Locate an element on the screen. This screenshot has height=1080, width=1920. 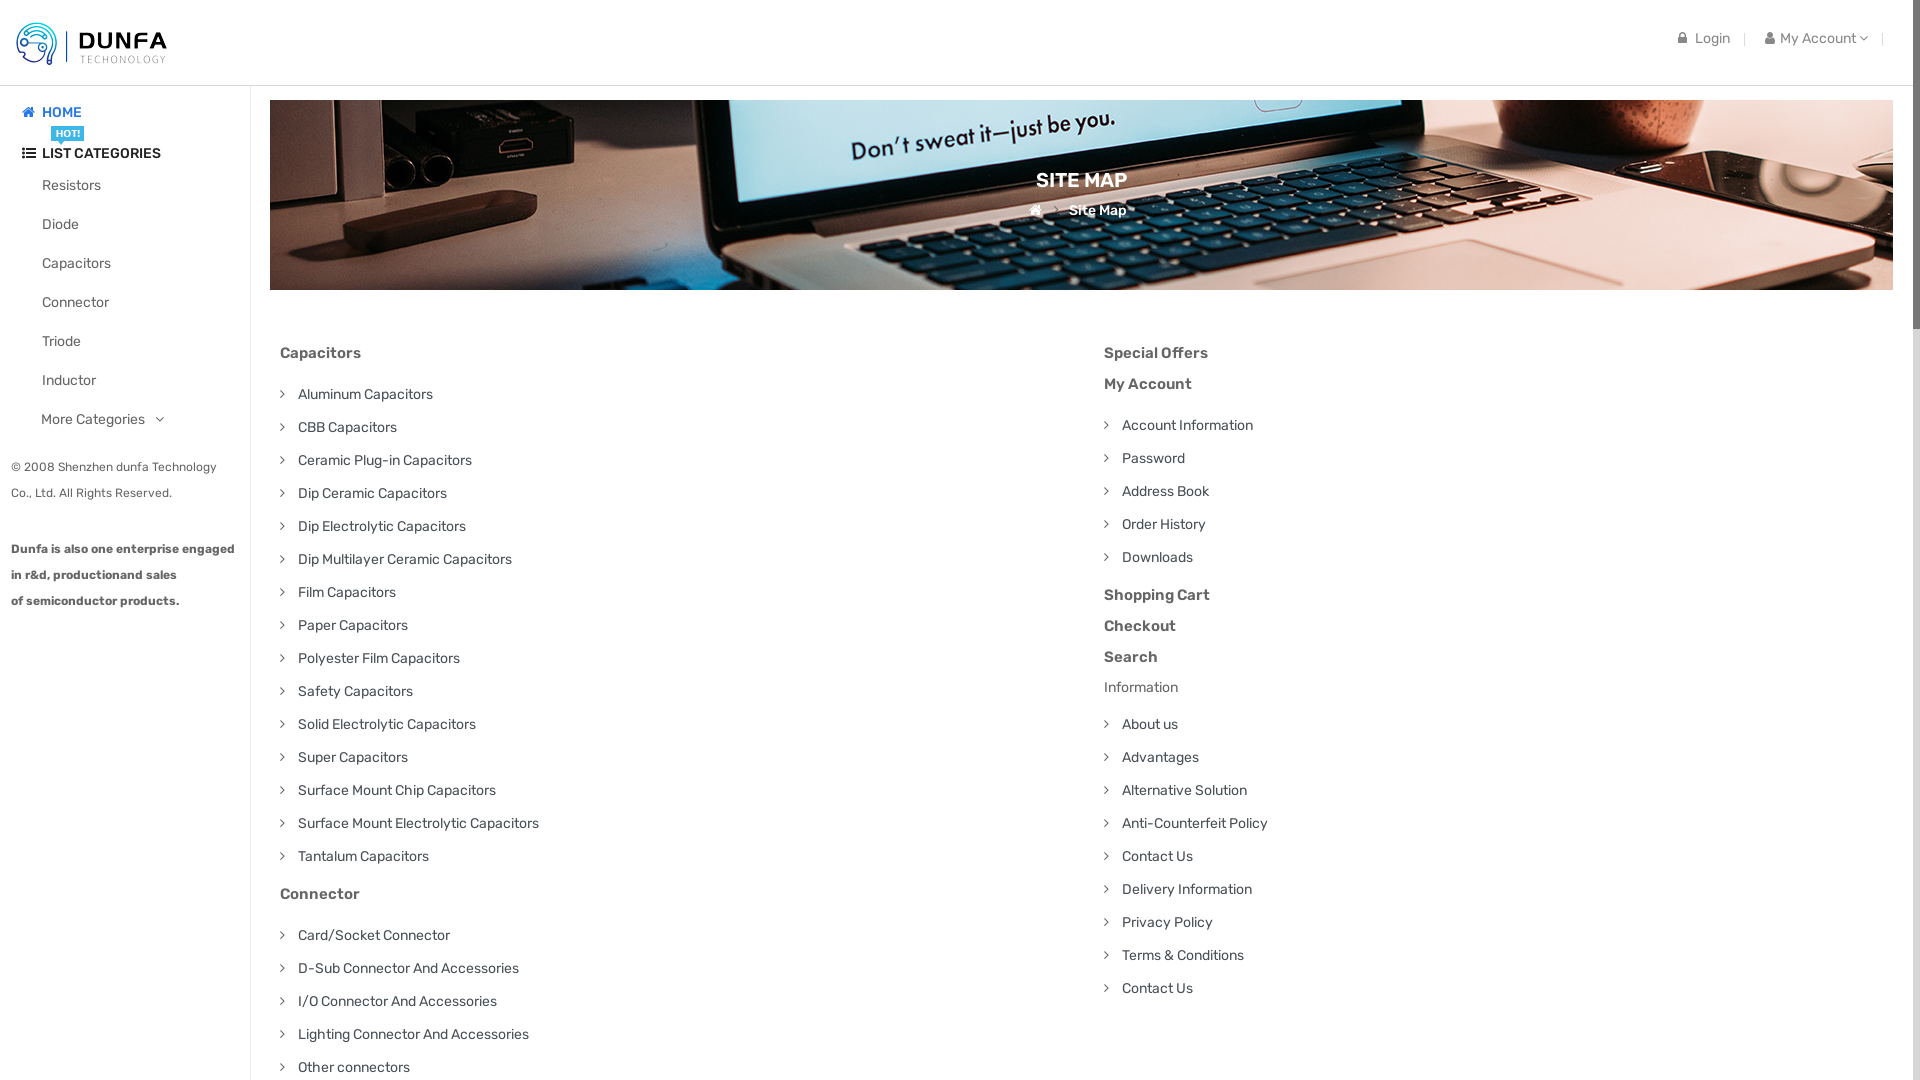
'Special Offers' is located at coordinates (1103, 352).